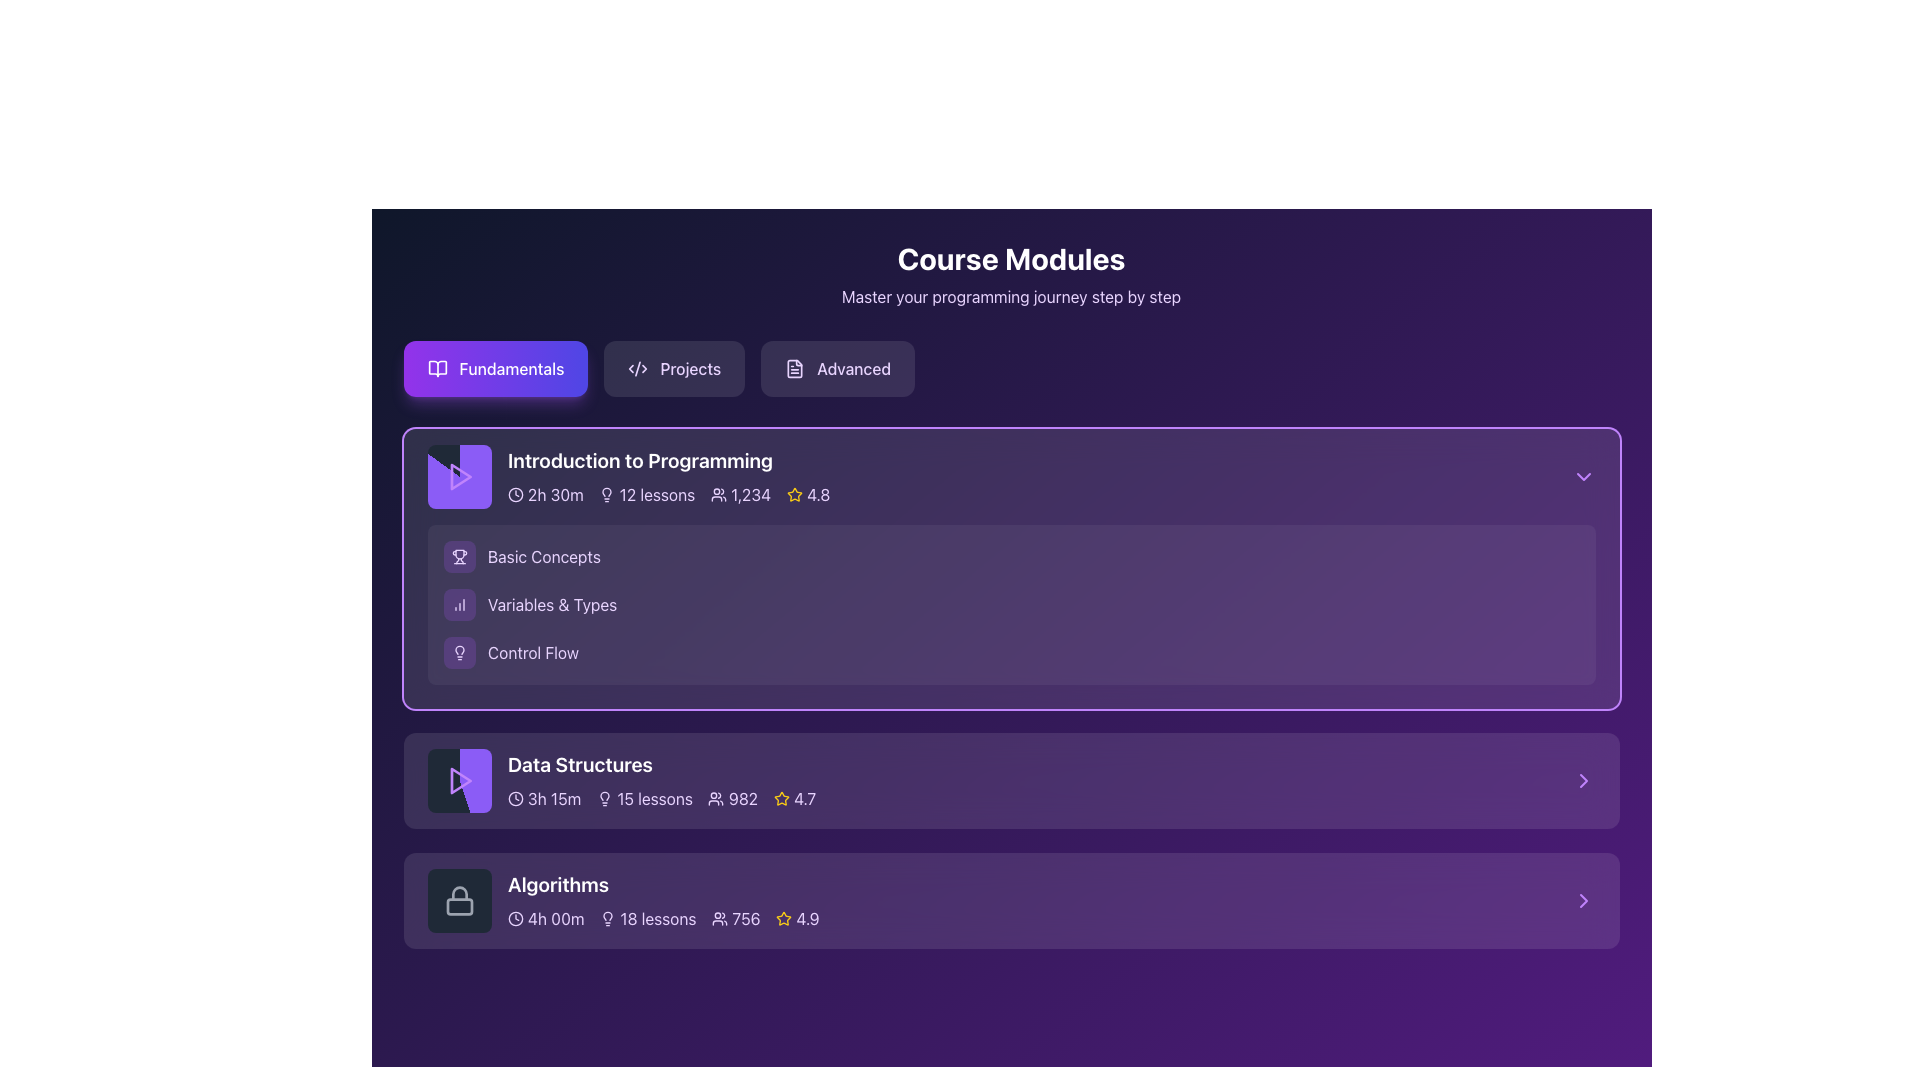 The image size is (1920, 1080). What do you see at coordinates (458, 477) in the screenshot?
I see `the play button located to the left of the 'Introduction to Programming' text to trigger any potential animations or tooltips` at bounding box center [458, 477].